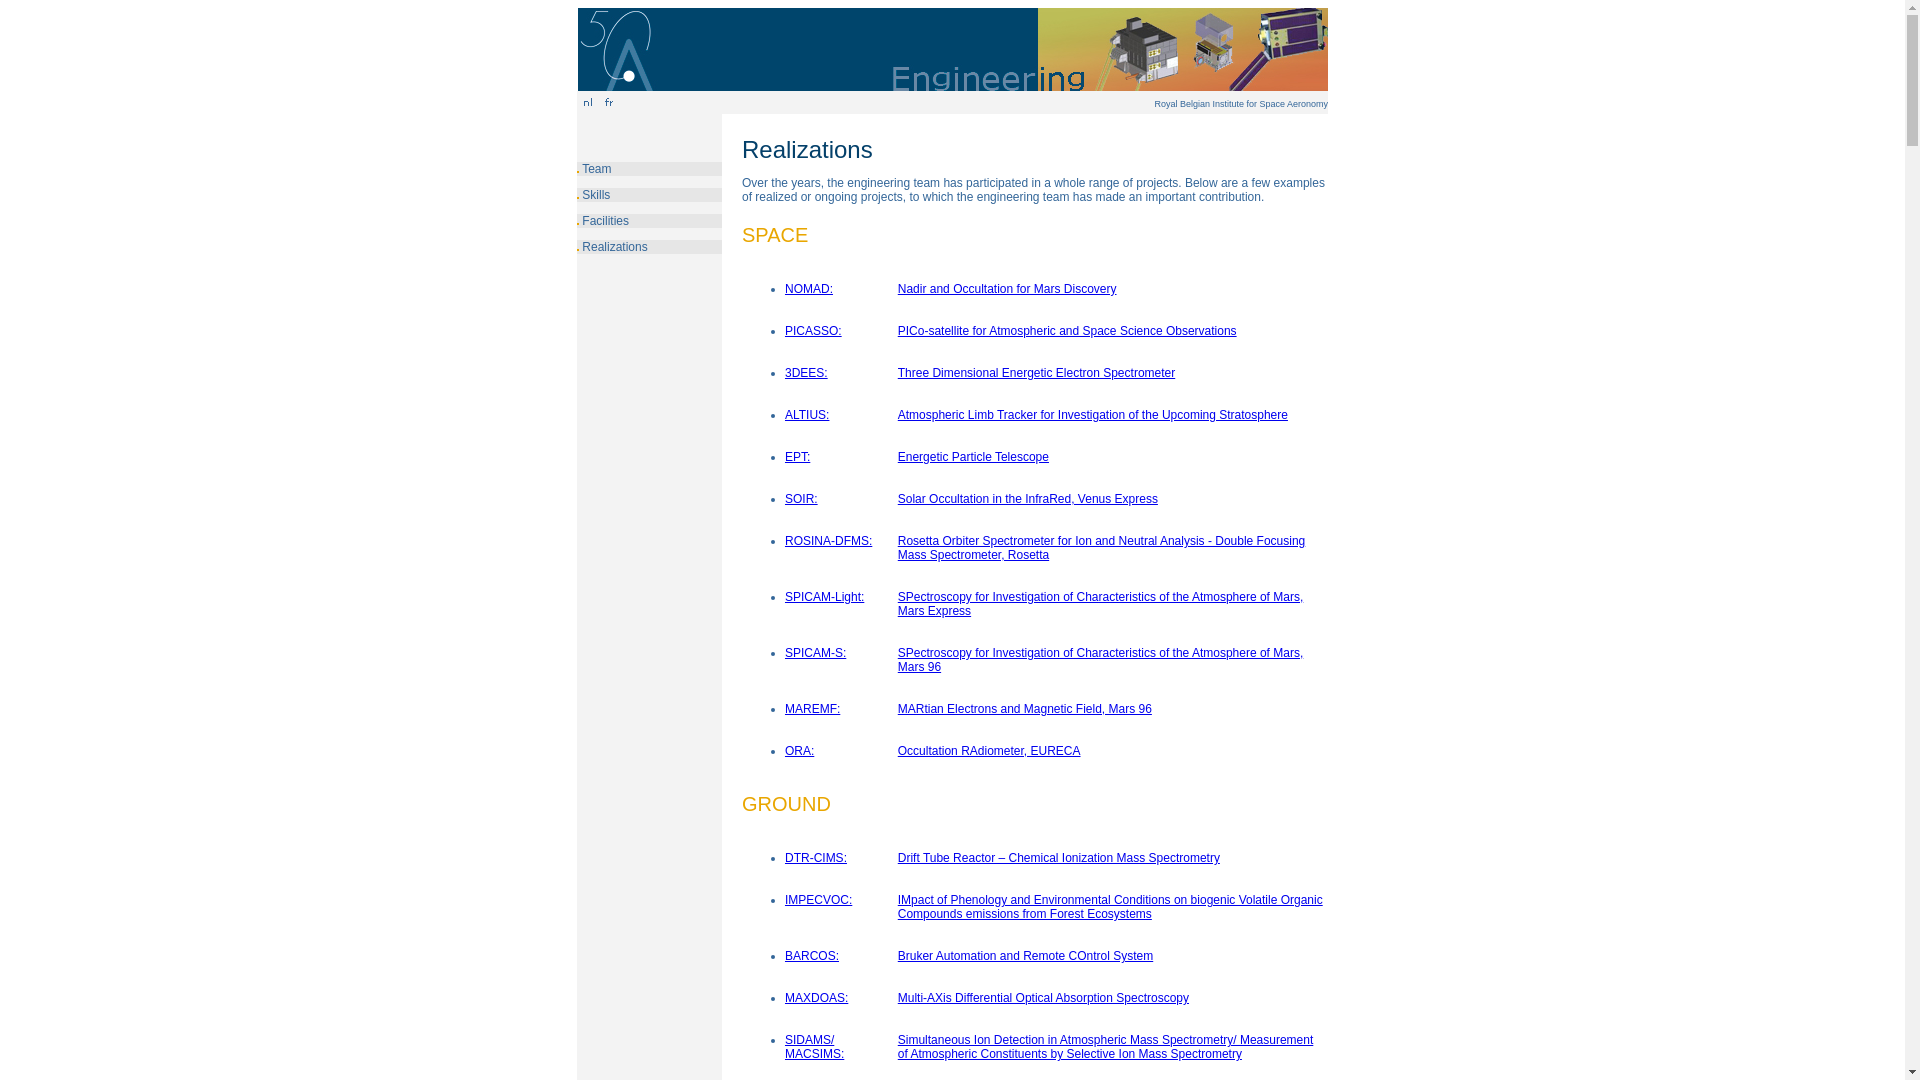 The width and height of the screenshot is (1920, 1080). I want to click on 'BARCOS:', so click(811, 955).